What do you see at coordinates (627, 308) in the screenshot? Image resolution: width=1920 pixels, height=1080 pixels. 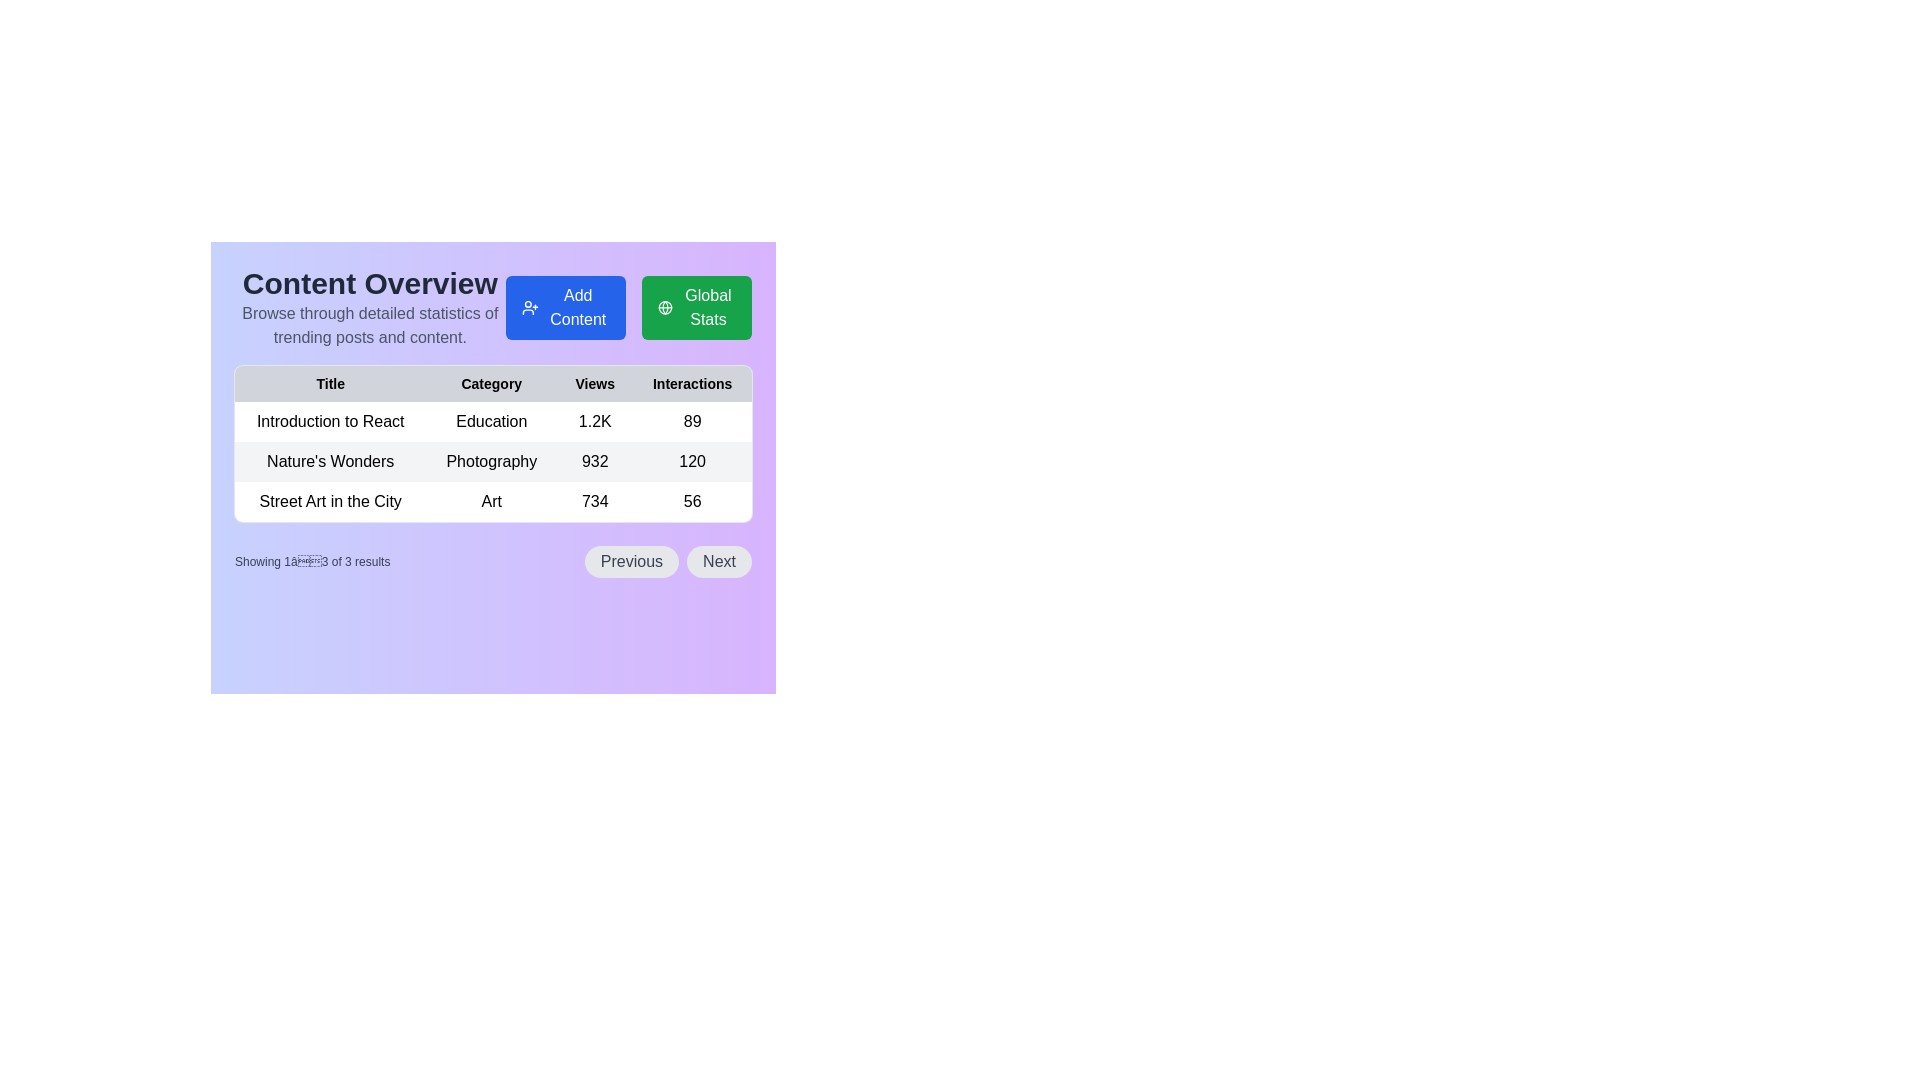 I see `the 'Add Content' button in the button group located underneath the 'Content Overview' heading` at bounding box center [627, 308].